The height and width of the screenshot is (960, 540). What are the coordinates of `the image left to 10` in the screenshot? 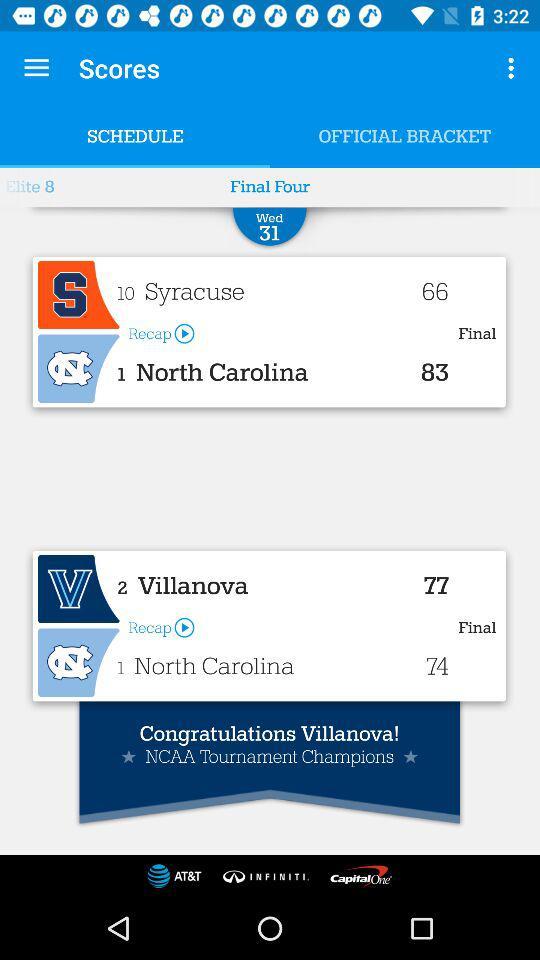 It's located at (78, 294).